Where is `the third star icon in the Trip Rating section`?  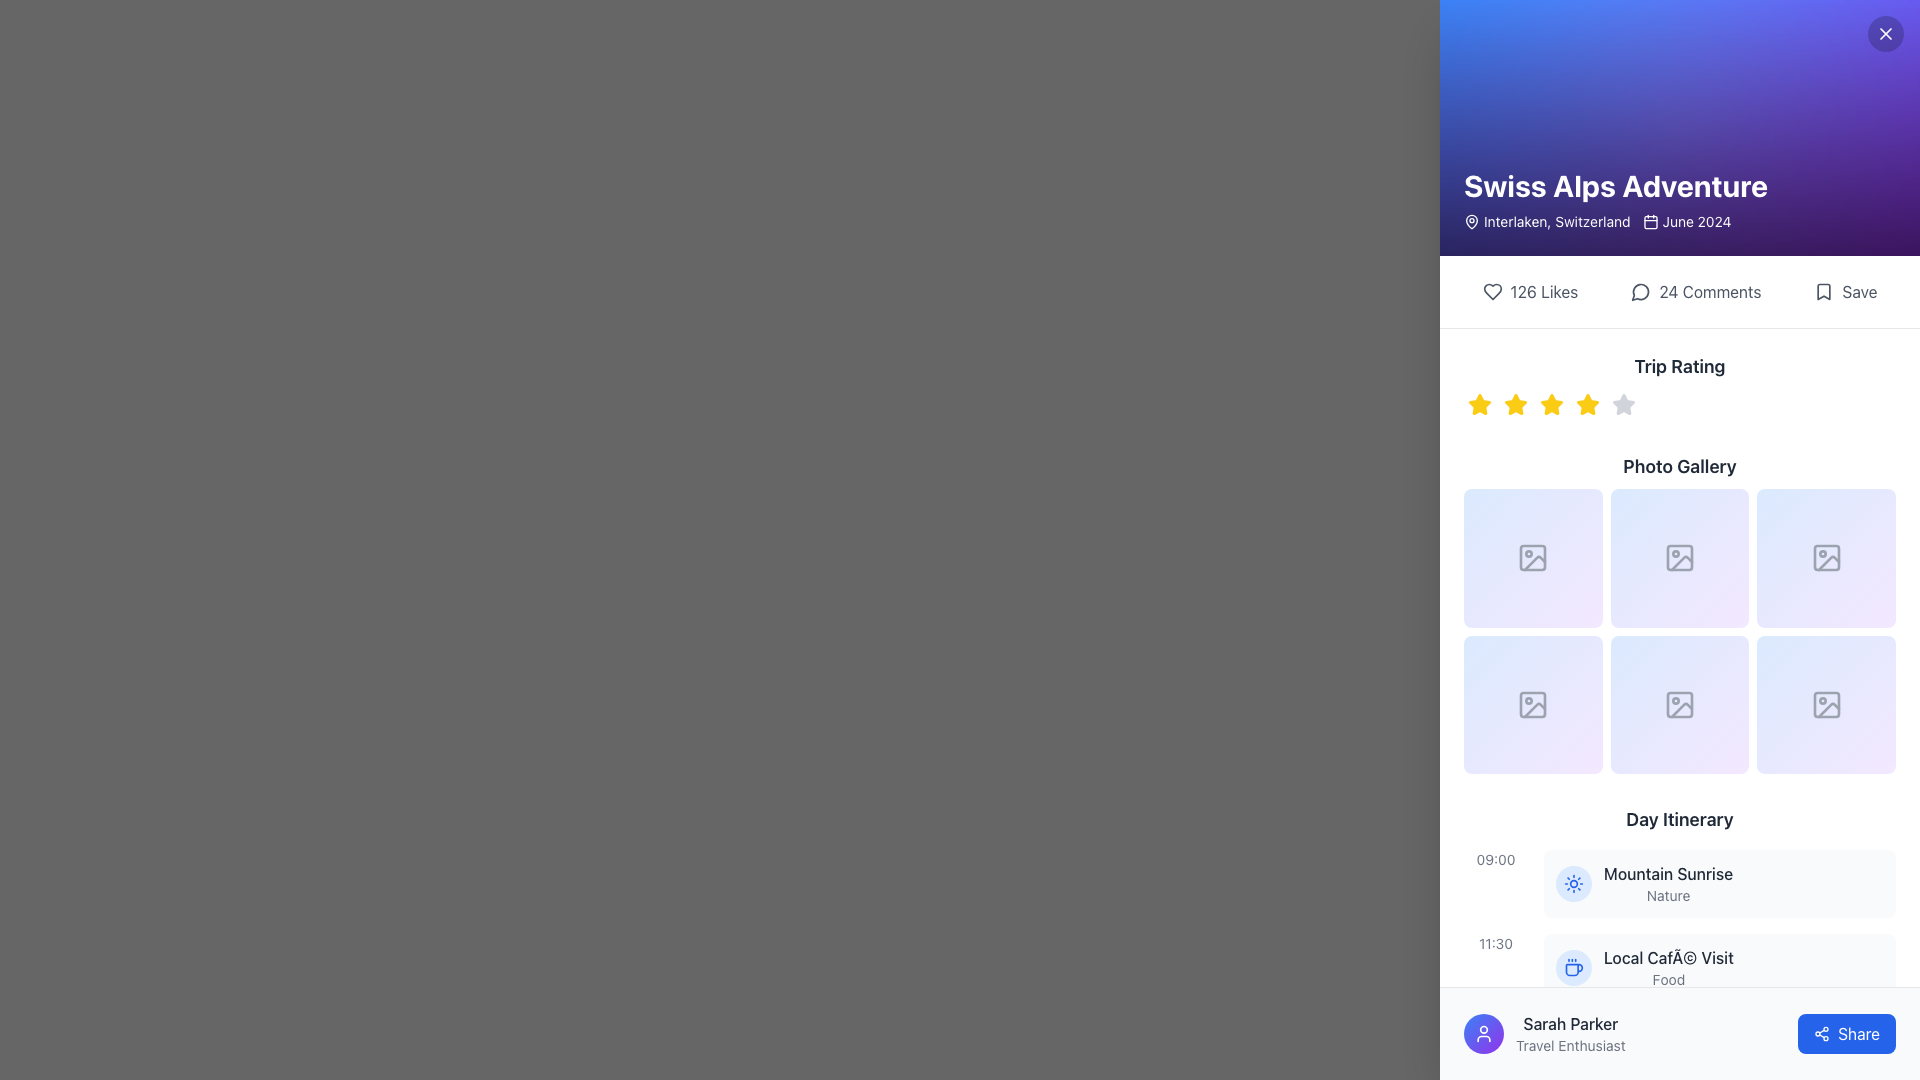
the third star icon in the Trip Rating section is located at coordinates (1550, 404).